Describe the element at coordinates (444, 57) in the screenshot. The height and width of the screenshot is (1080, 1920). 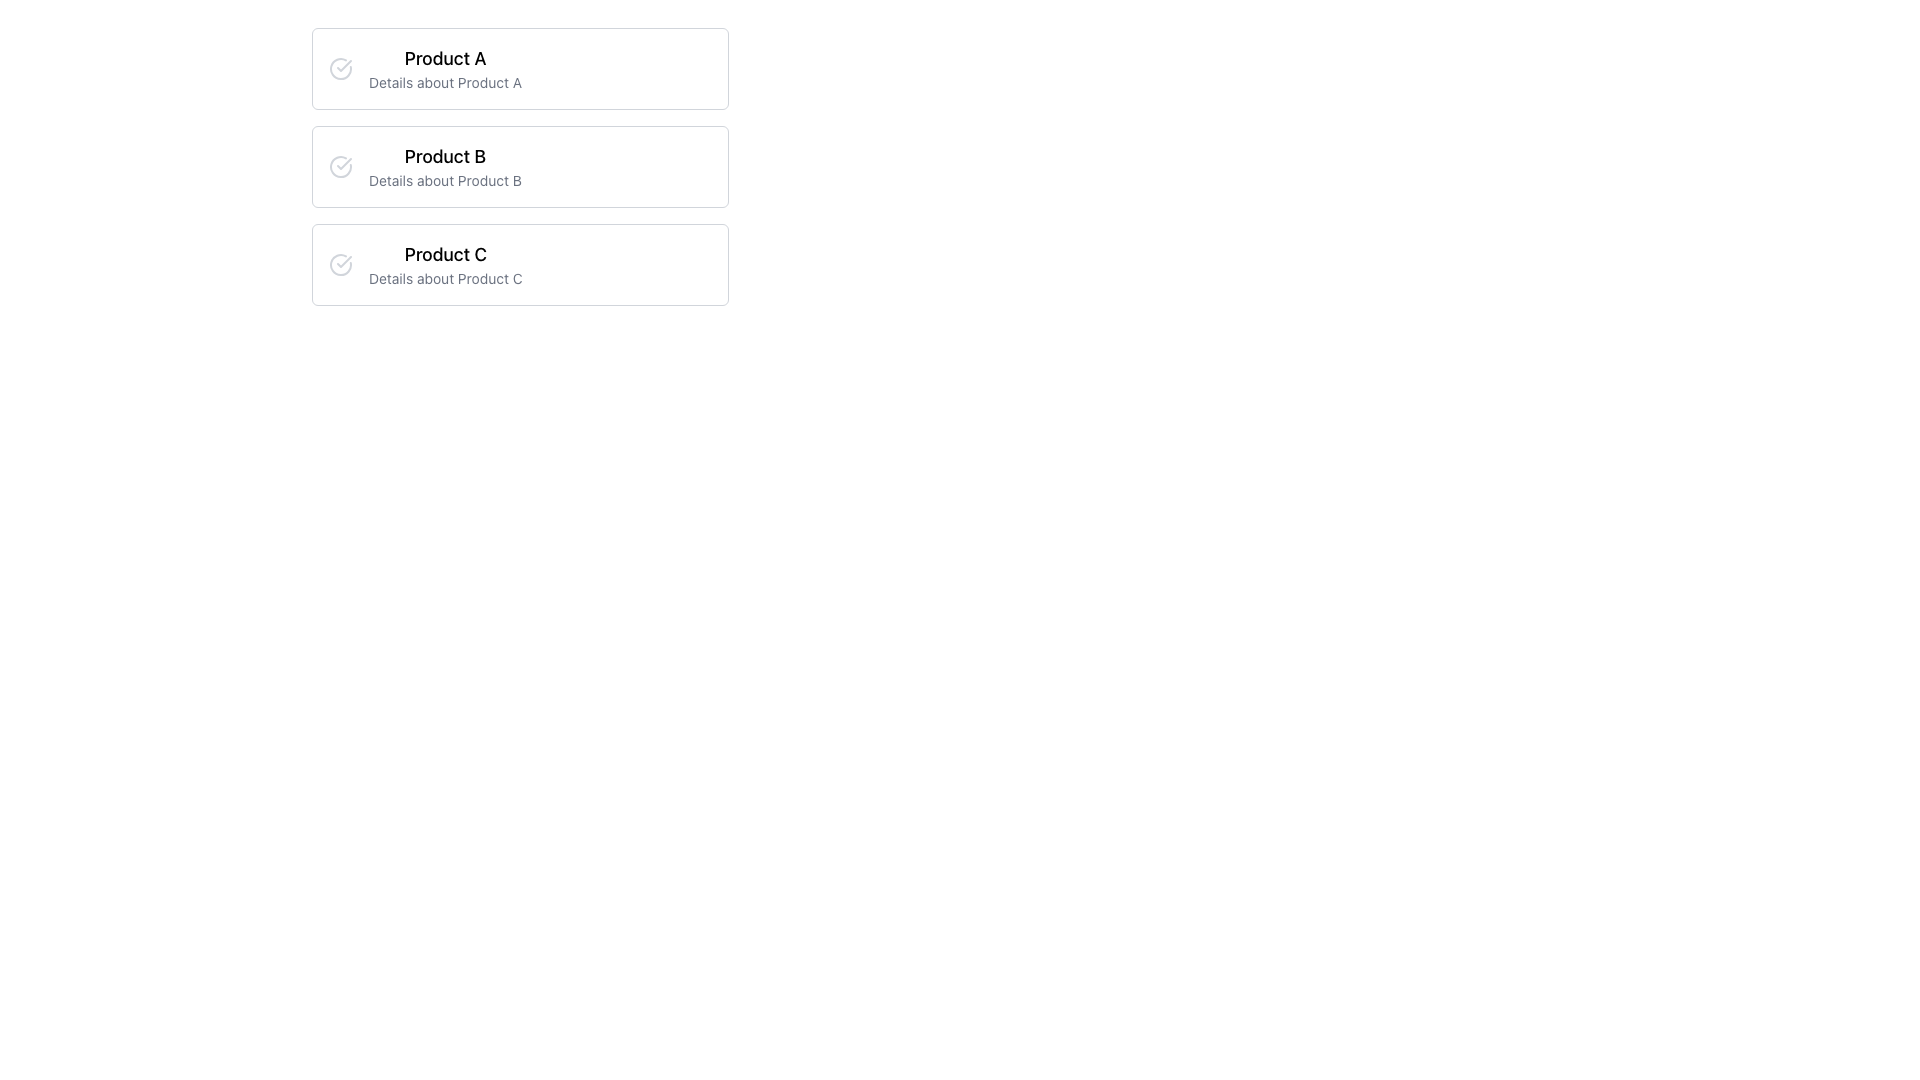
I see `the primary title text label for the first product listed, located at the top-left section of the layout, above the descriptive text 'Details about Product A'` at that location.